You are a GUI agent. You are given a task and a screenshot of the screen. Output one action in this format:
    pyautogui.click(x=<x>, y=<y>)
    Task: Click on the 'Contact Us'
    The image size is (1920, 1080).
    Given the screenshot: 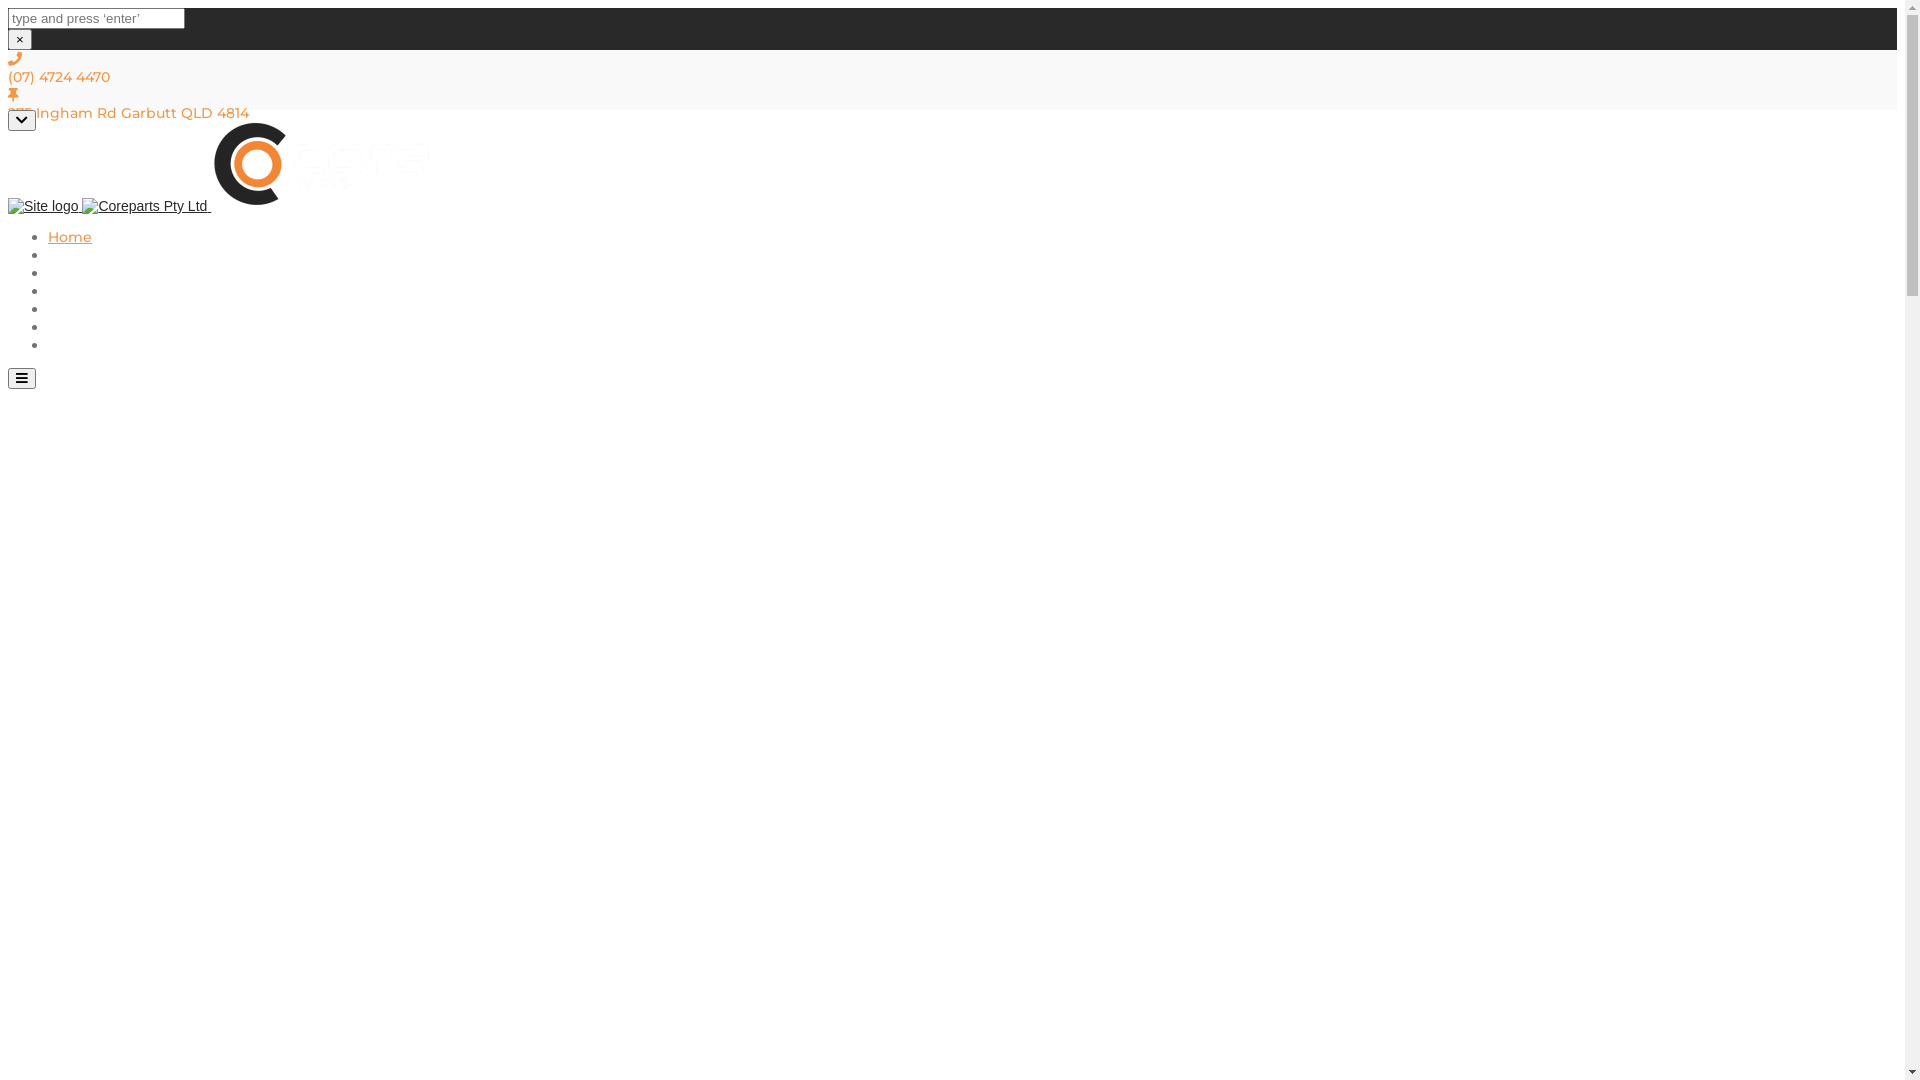 What is the action you would take?
    pyautogui.click(x=86, y=343)
    